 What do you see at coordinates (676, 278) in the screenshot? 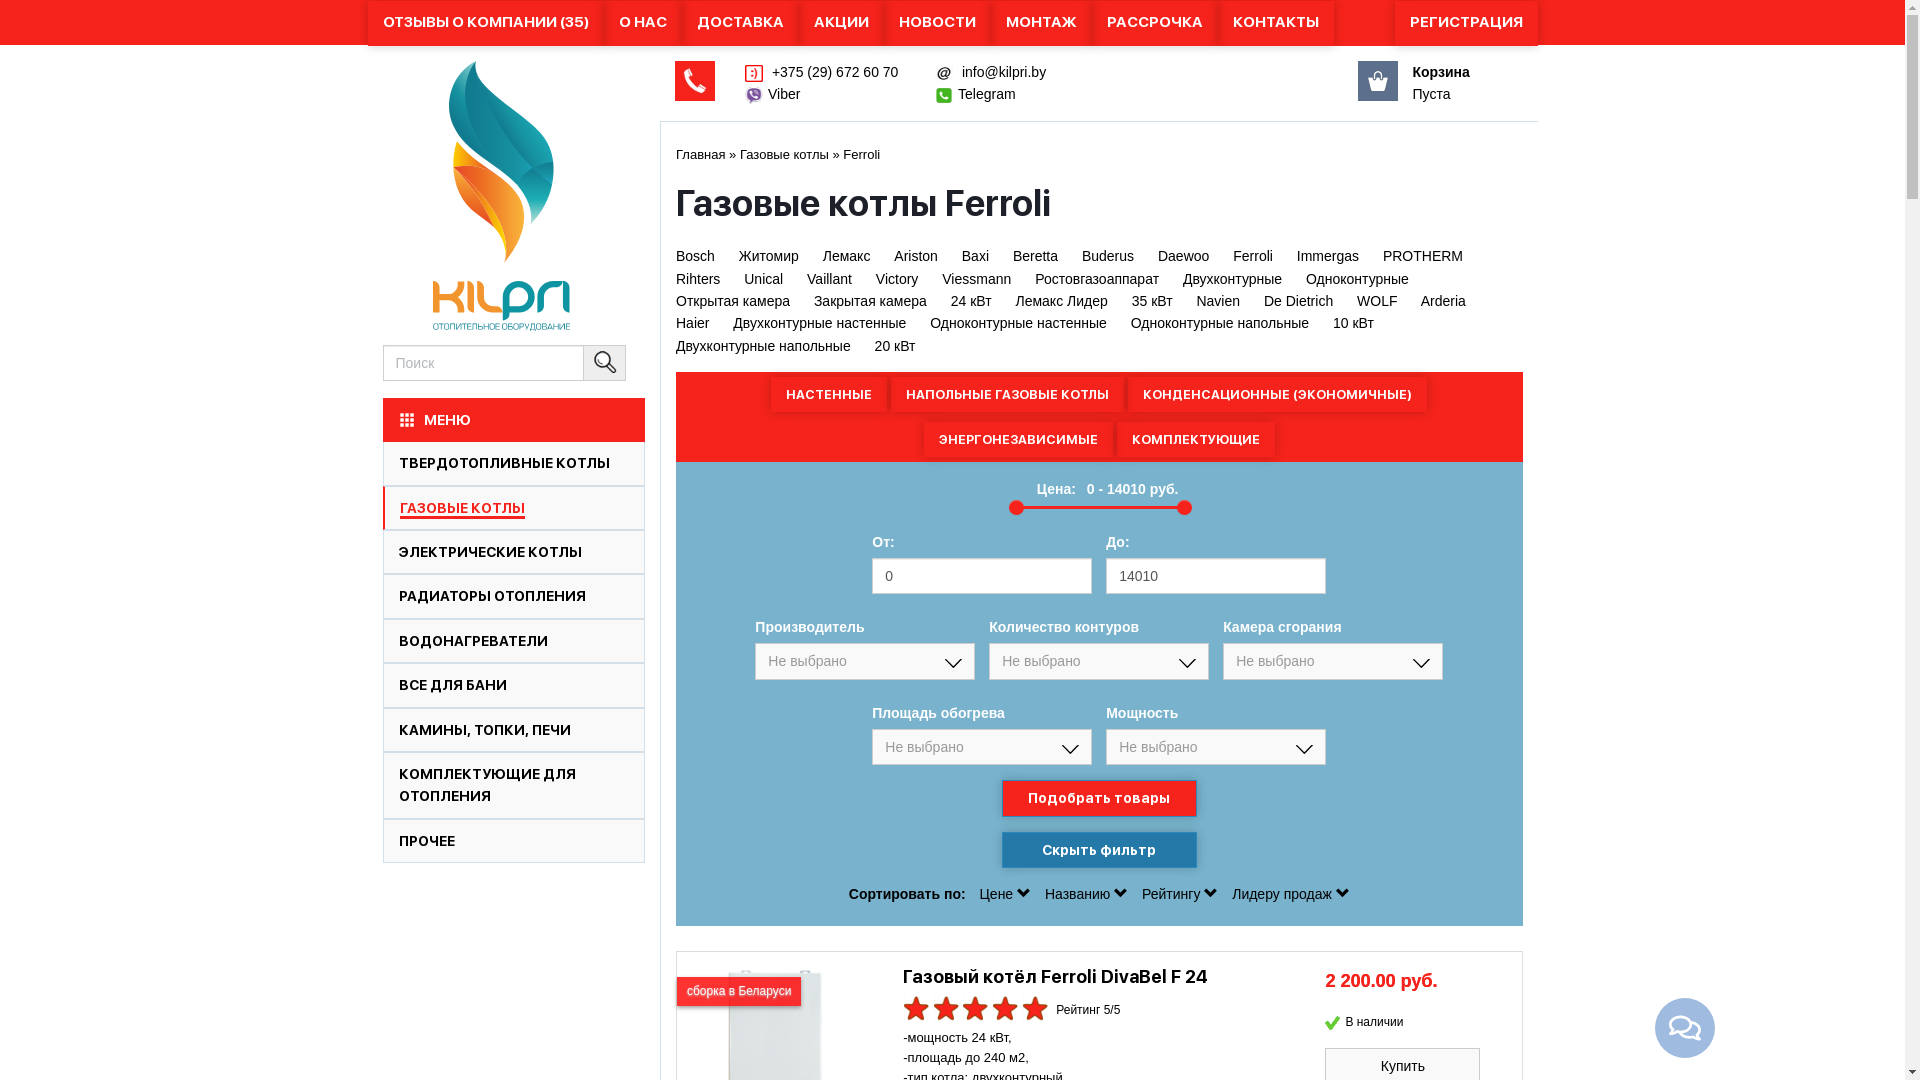
I see `'Rihters'` at bounding box center [676, 278].